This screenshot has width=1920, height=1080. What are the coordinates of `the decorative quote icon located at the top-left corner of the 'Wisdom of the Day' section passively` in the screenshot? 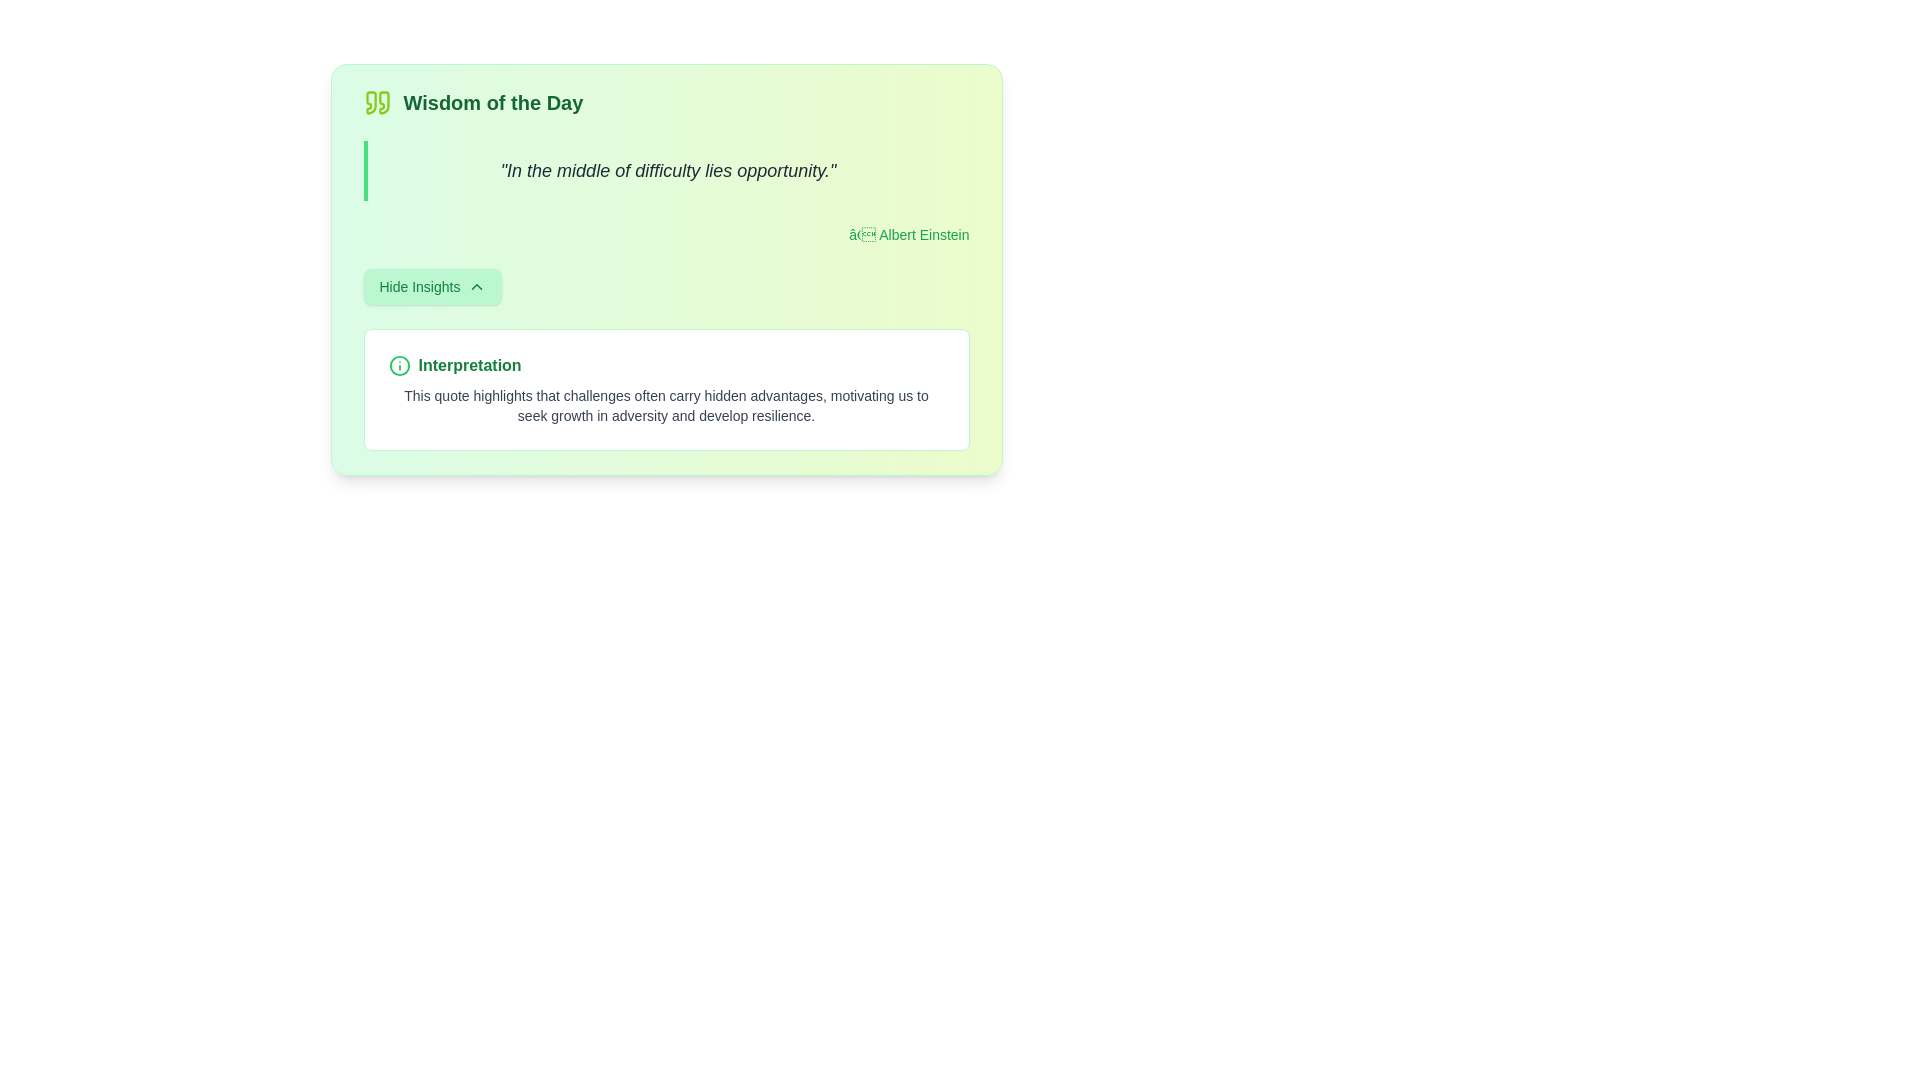 It's located at (377, 103).